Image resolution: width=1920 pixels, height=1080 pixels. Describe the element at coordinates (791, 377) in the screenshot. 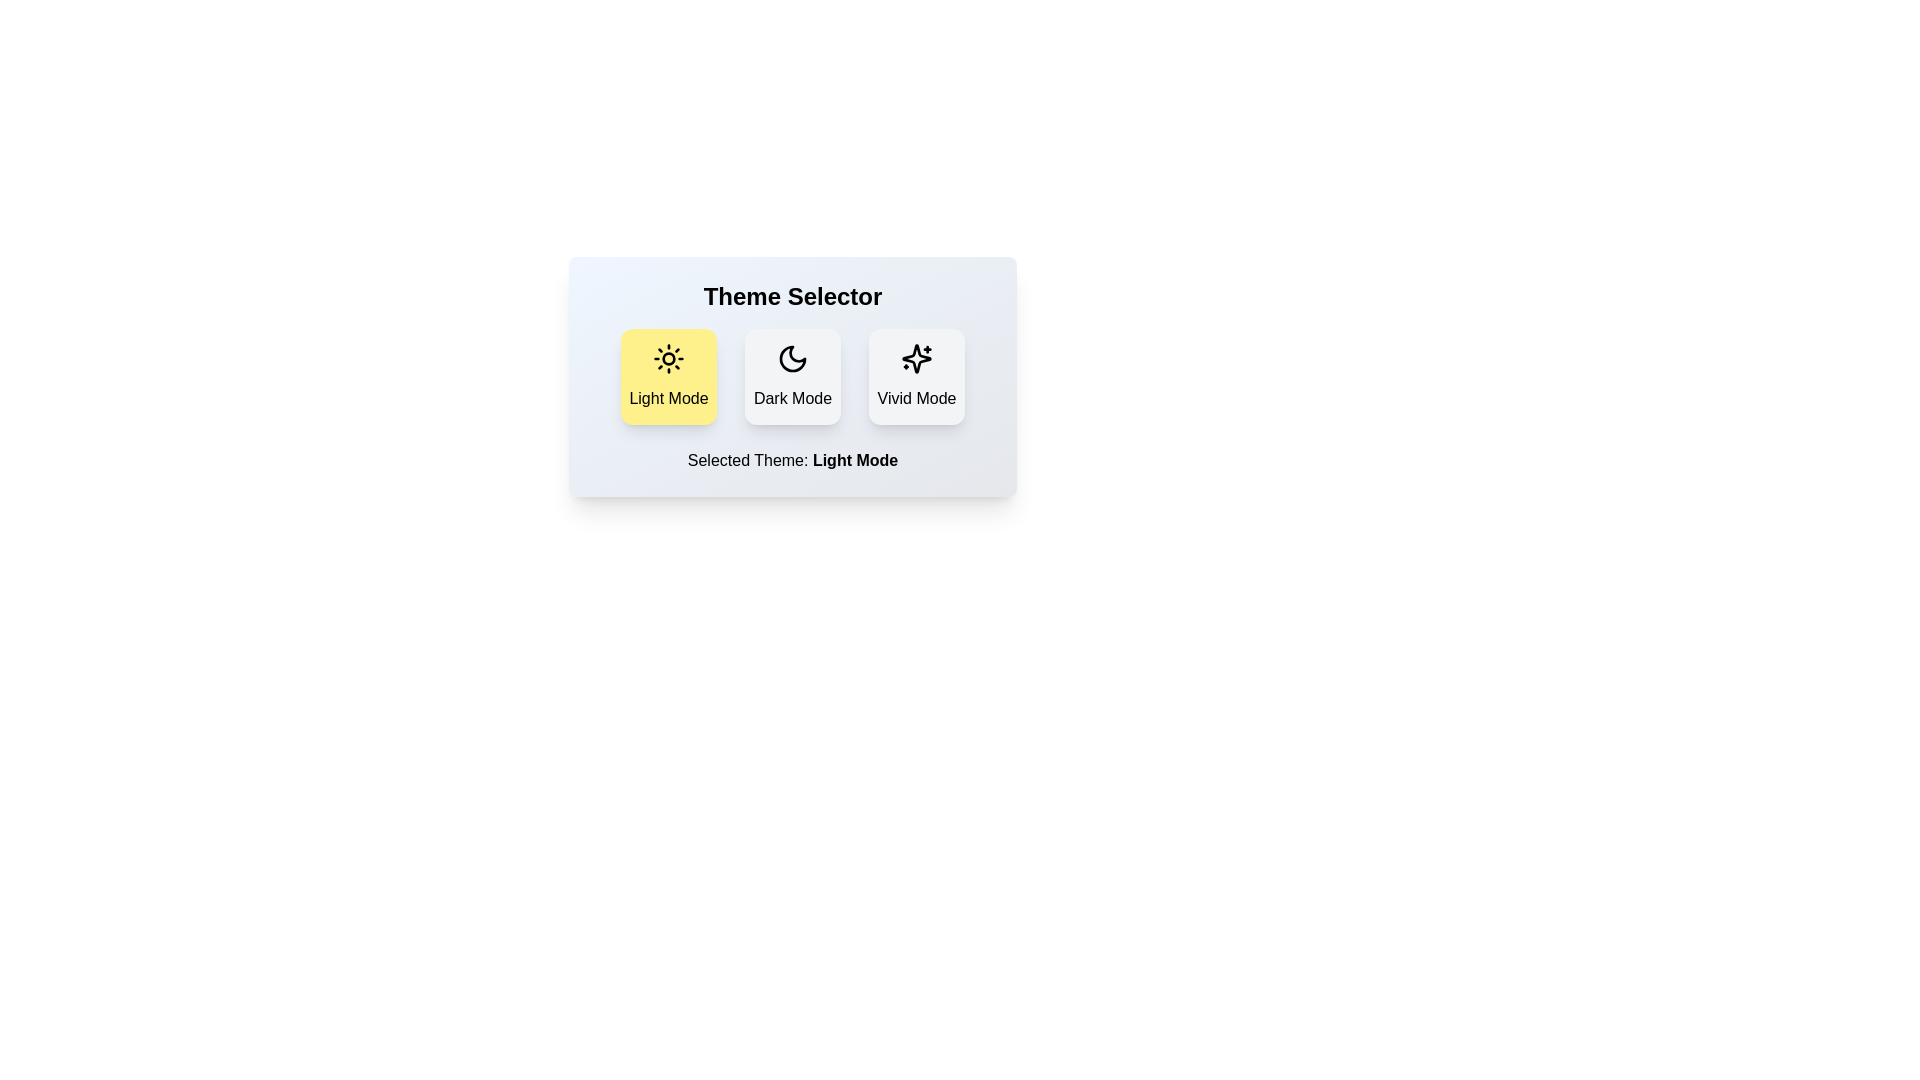

I see `the Dark Mode button to observe visual feedback` at that location.